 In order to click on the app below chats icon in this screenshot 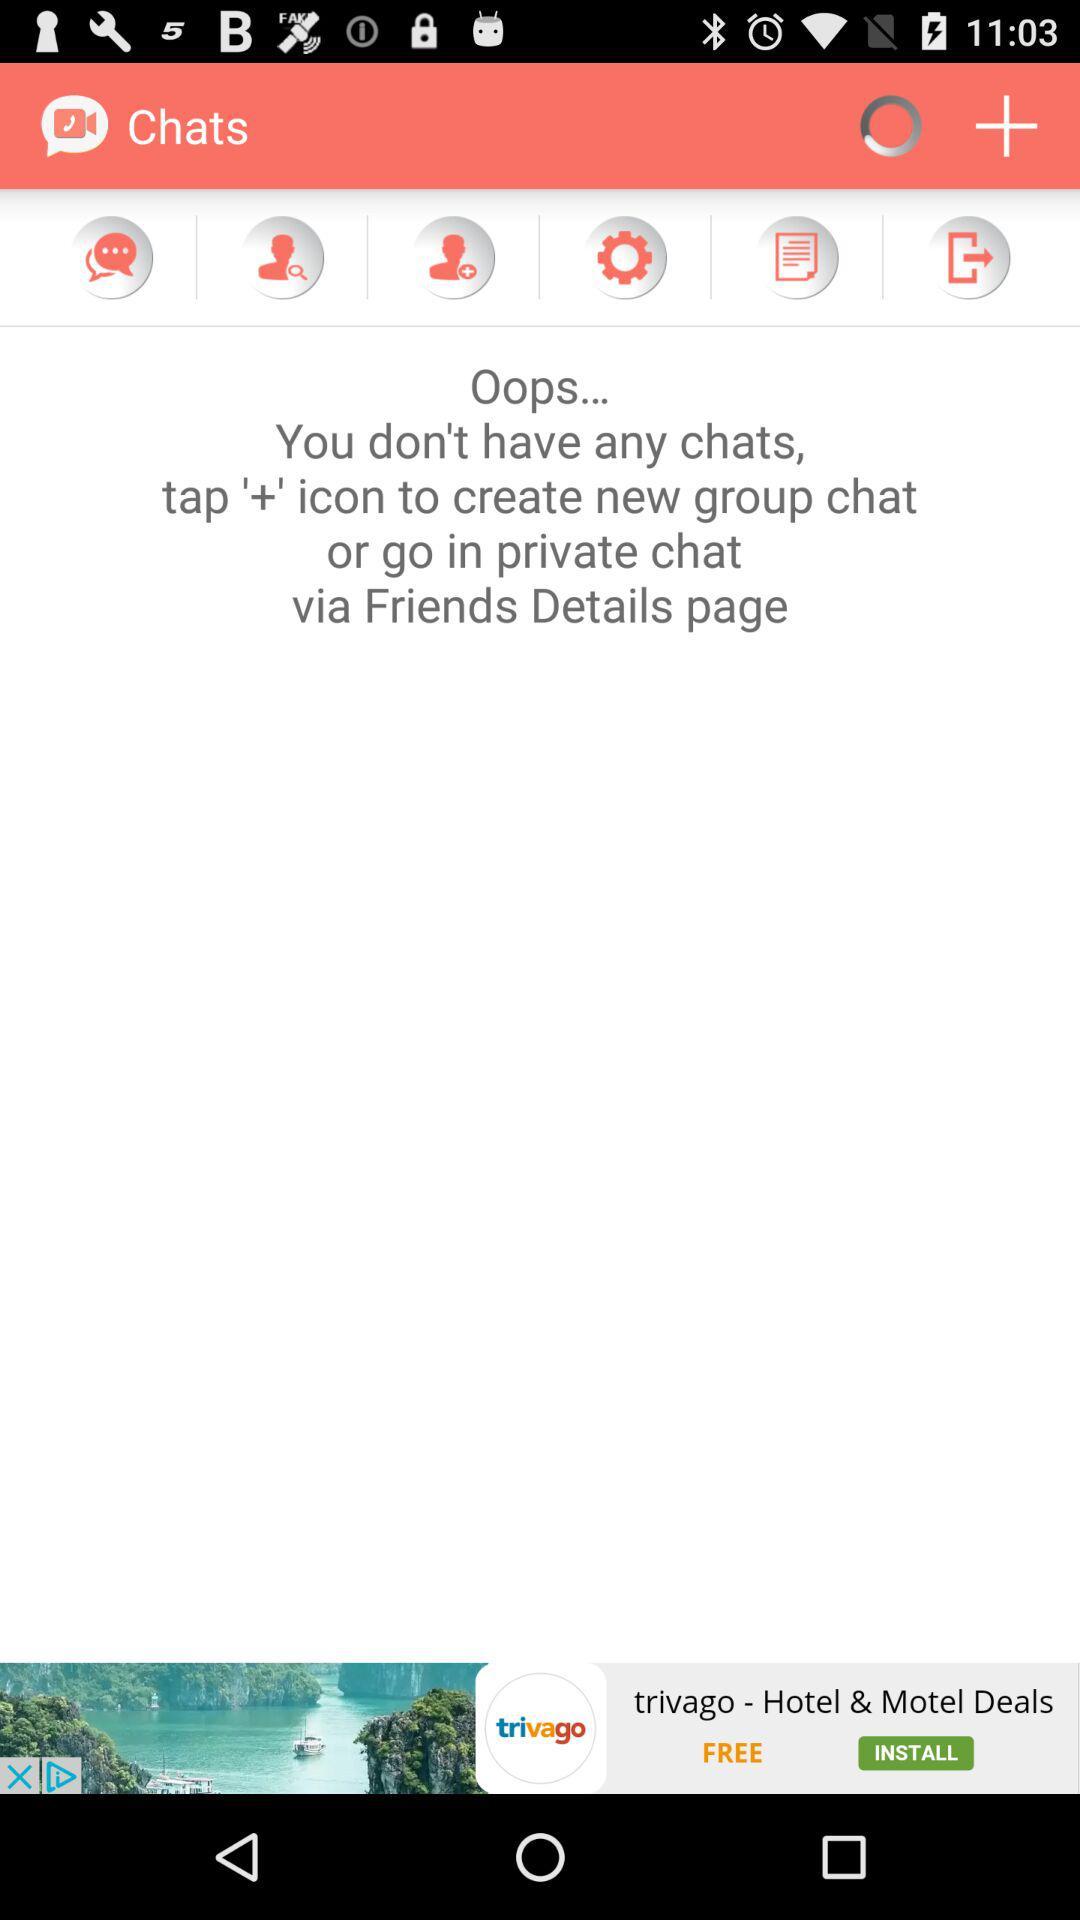, I will do `click(281, 256)`.